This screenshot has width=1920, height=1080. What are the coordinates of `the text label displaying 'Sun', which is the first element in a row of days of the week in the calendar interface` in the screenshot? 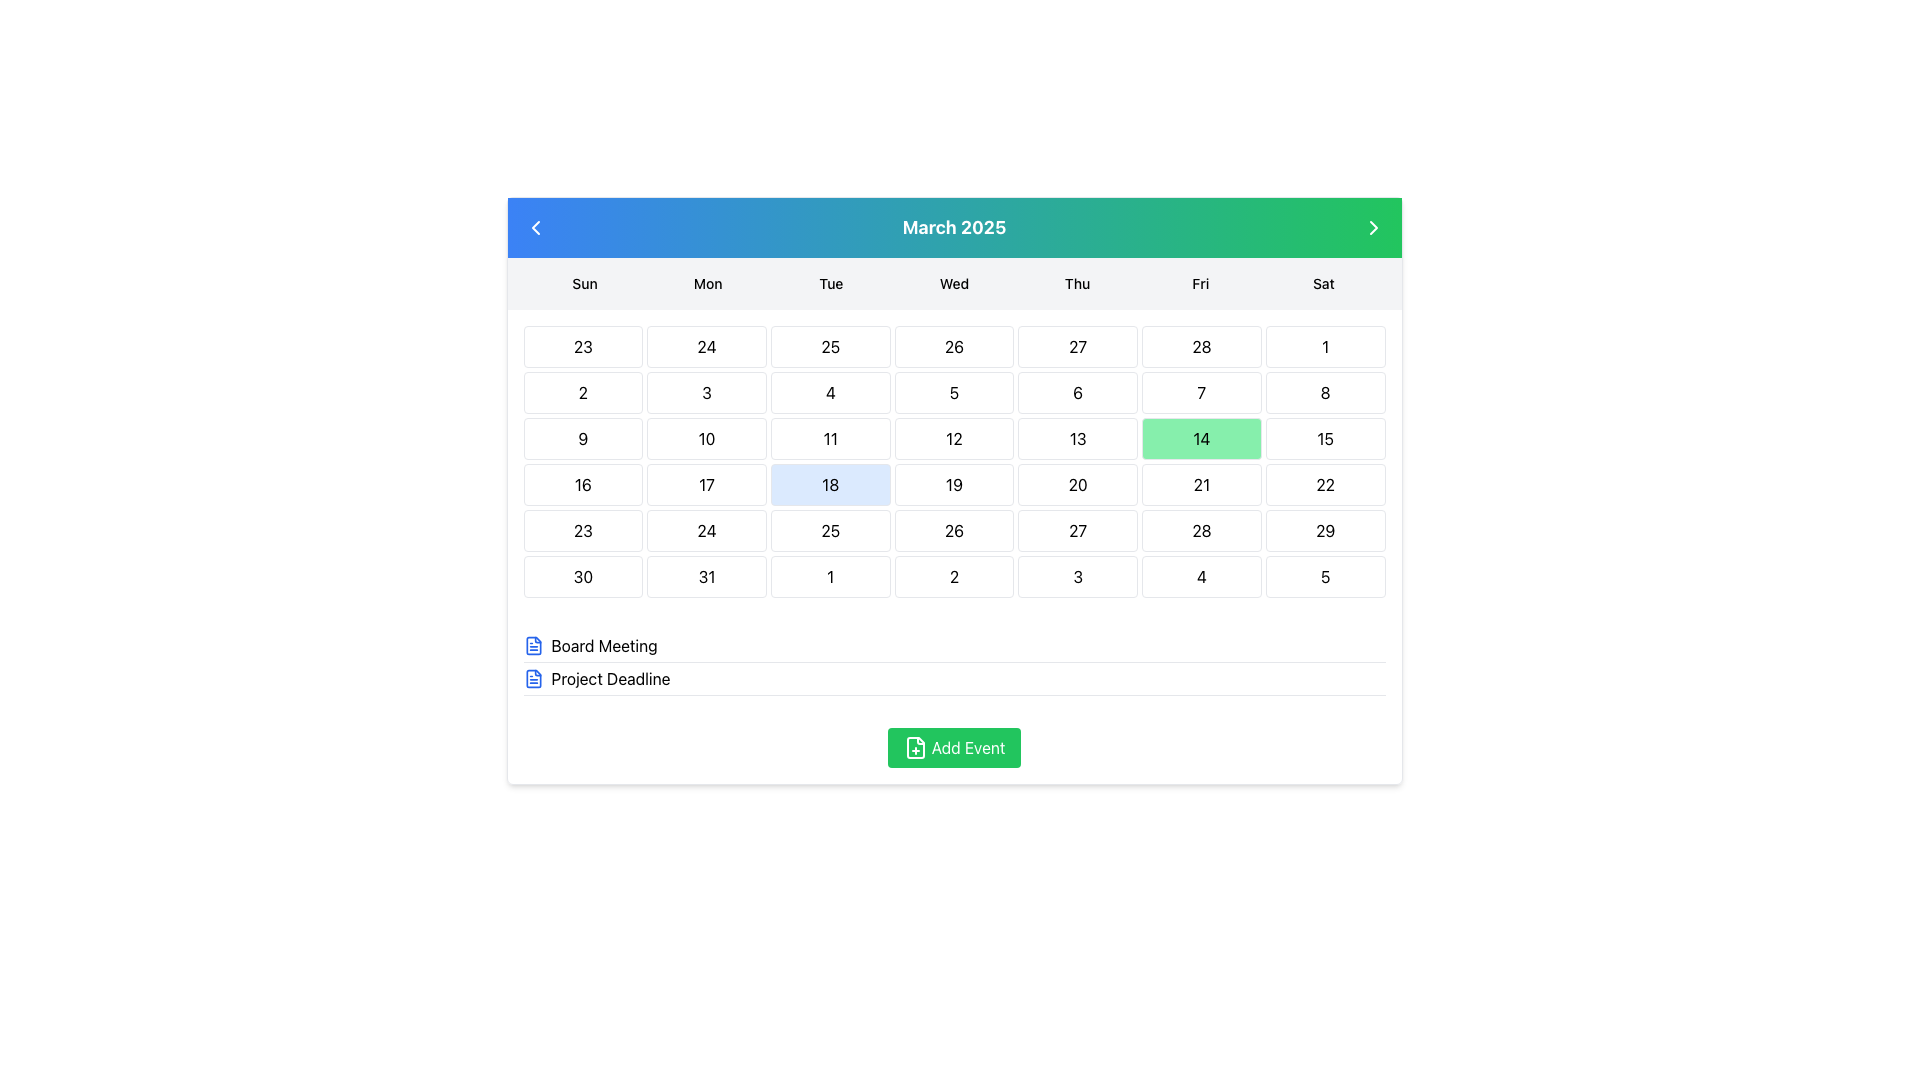 It's located at (584, 284).